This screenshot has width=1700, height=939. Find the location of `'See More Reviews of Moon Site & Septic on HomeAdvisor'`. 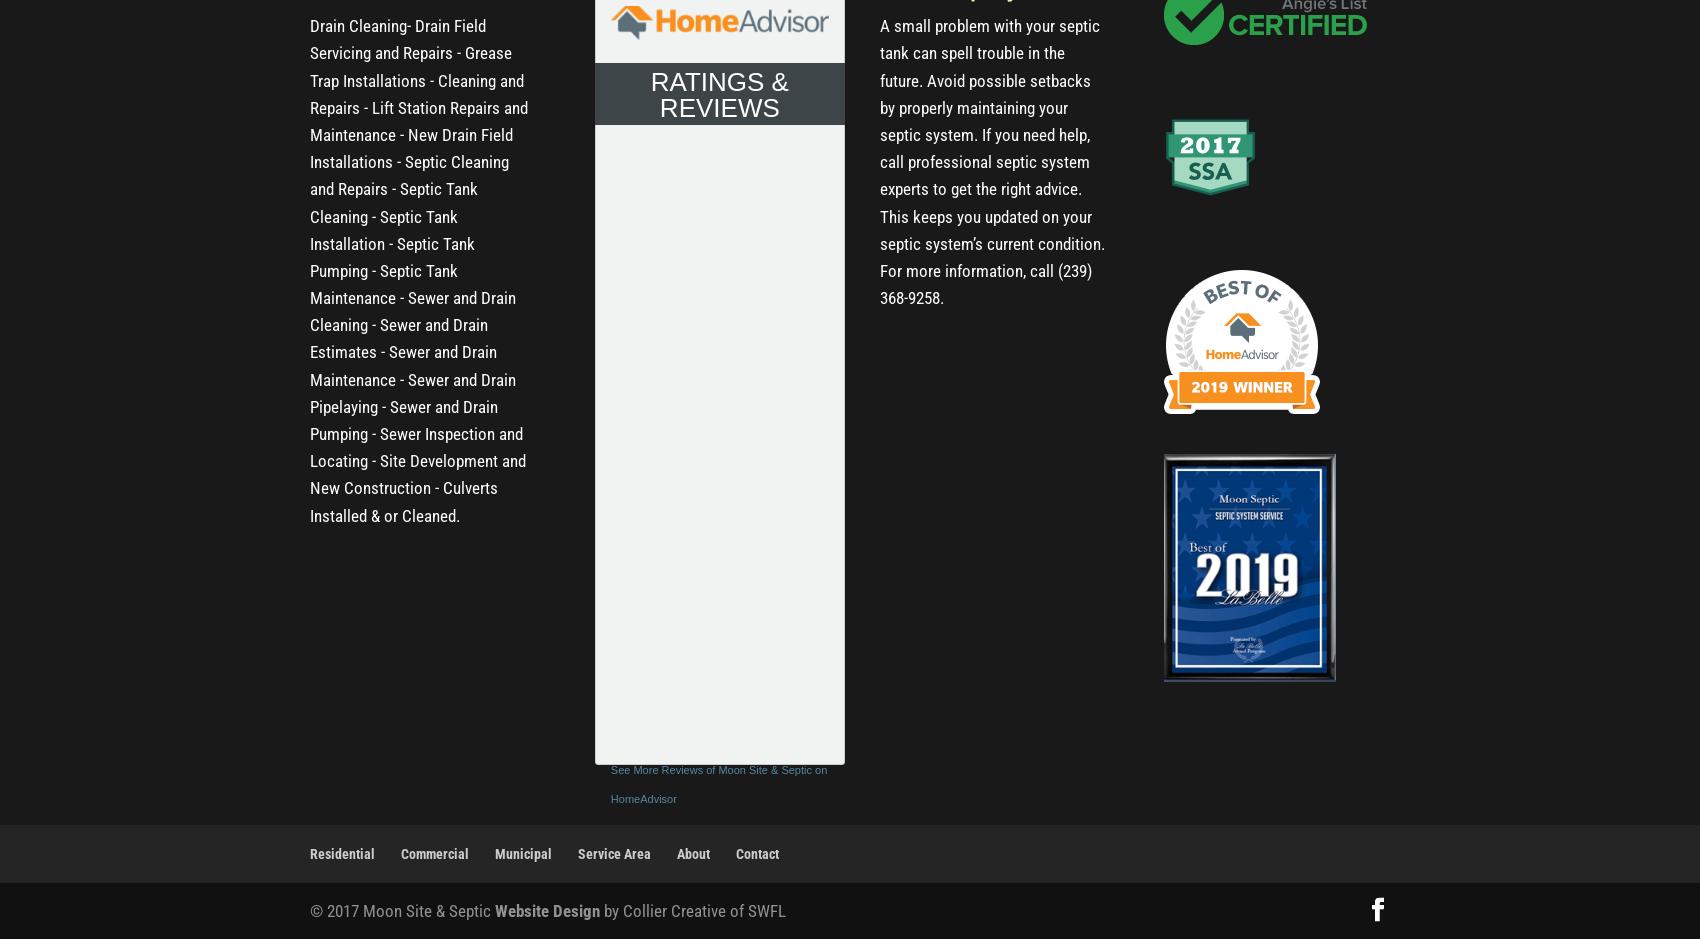

'See More Reviews of Moon Site & Septic on HomeAdvisor' is located at coordinates (718, 782).